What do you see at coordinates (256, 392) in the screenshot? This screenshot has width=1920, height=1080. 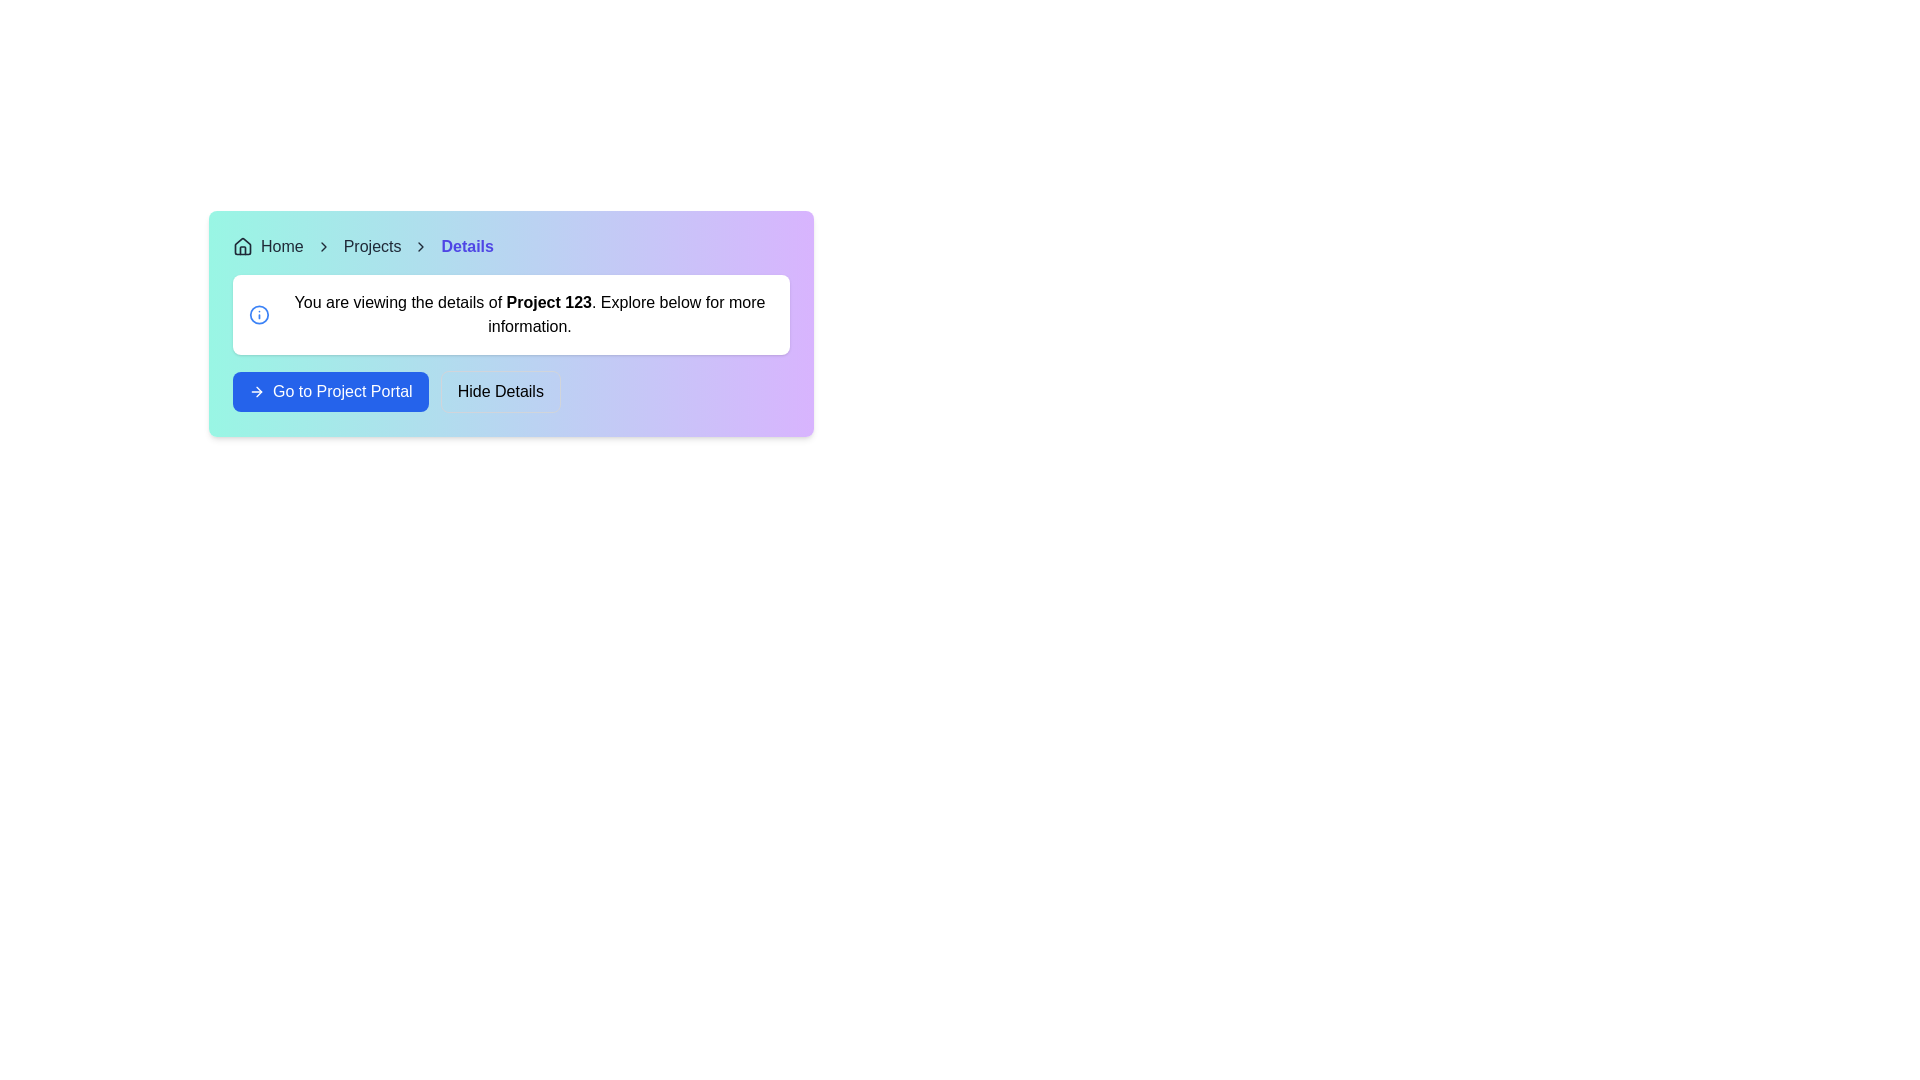 I see `the small arrow-shaped SVG icon located to the left of the 'Go to Project Portal' text within the blue button` at bounding box center [256, 392].